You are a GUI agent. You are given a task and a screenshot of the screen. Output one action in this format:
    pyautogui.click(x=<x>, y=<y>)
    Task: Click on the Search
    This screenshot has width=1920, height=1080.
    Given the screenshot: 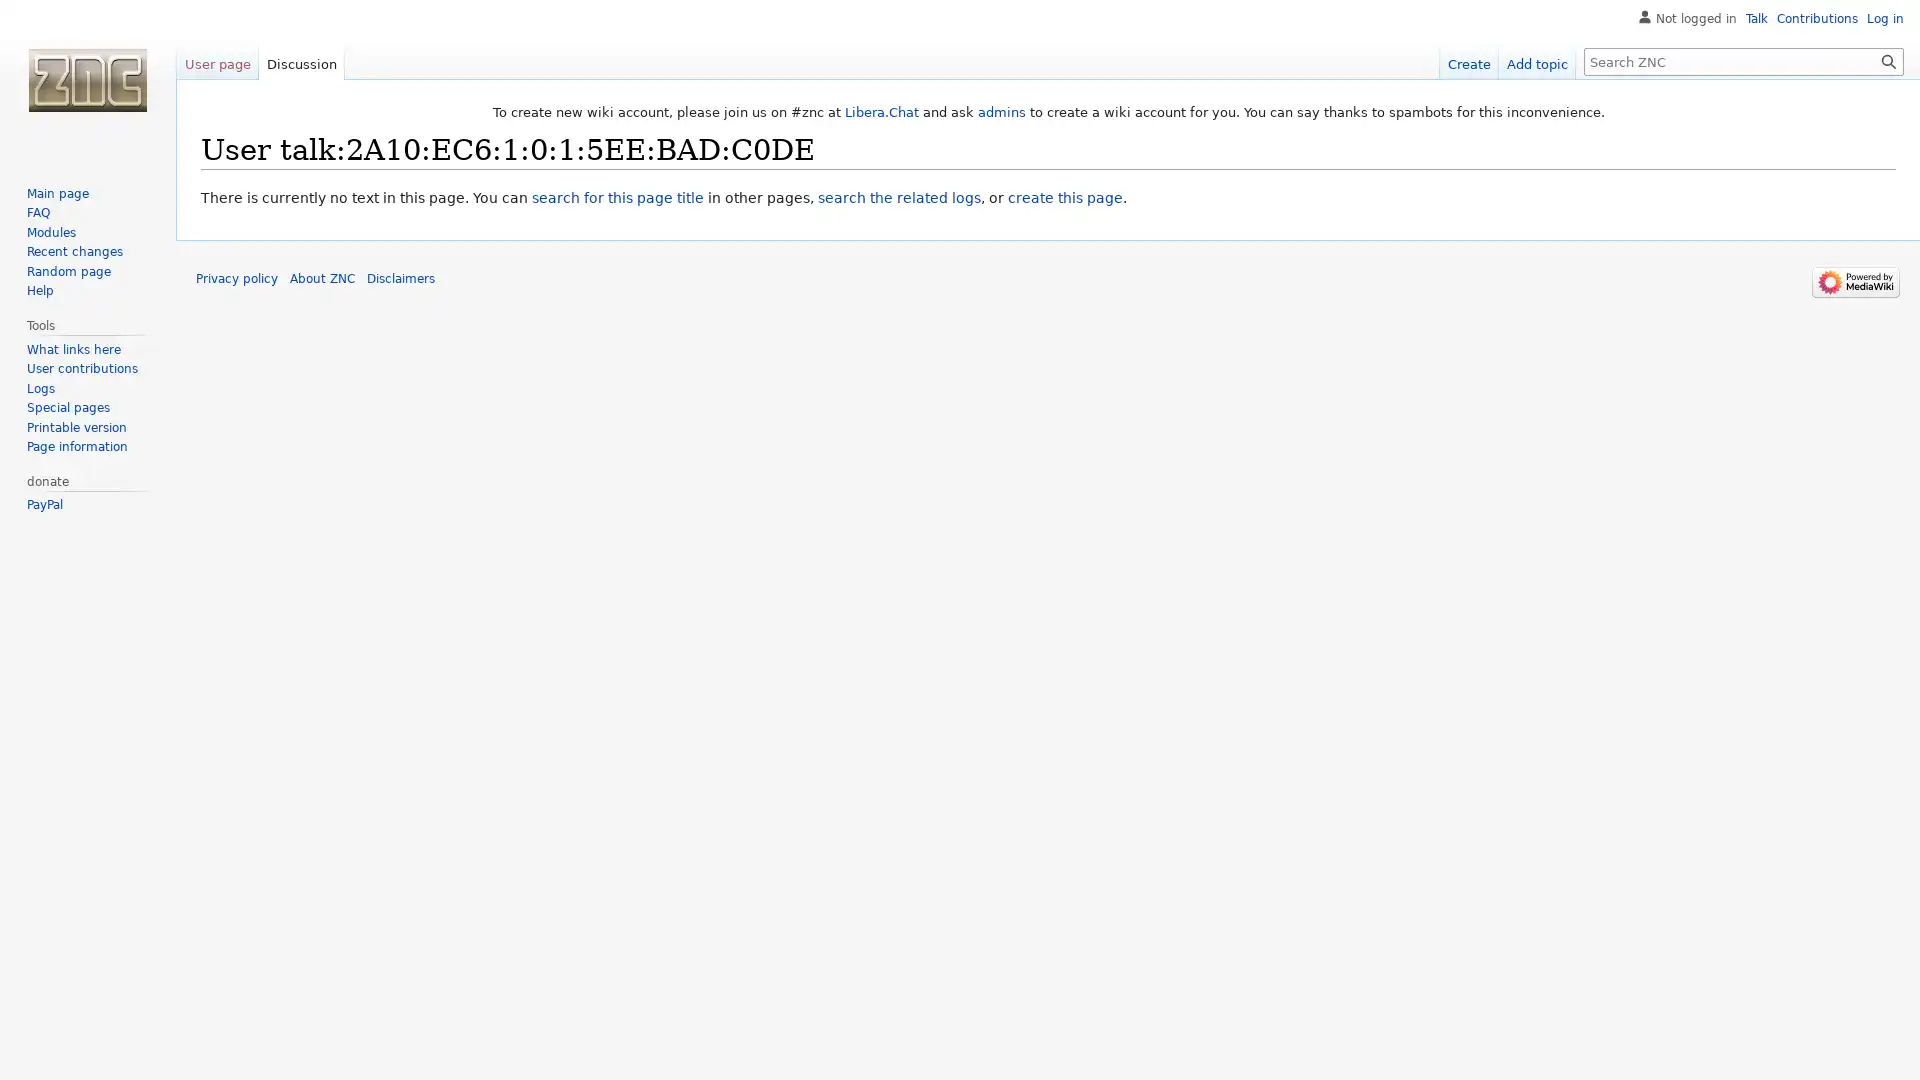 What is the action you would take?
    pyautogui.click(x=1888, y=60)
    